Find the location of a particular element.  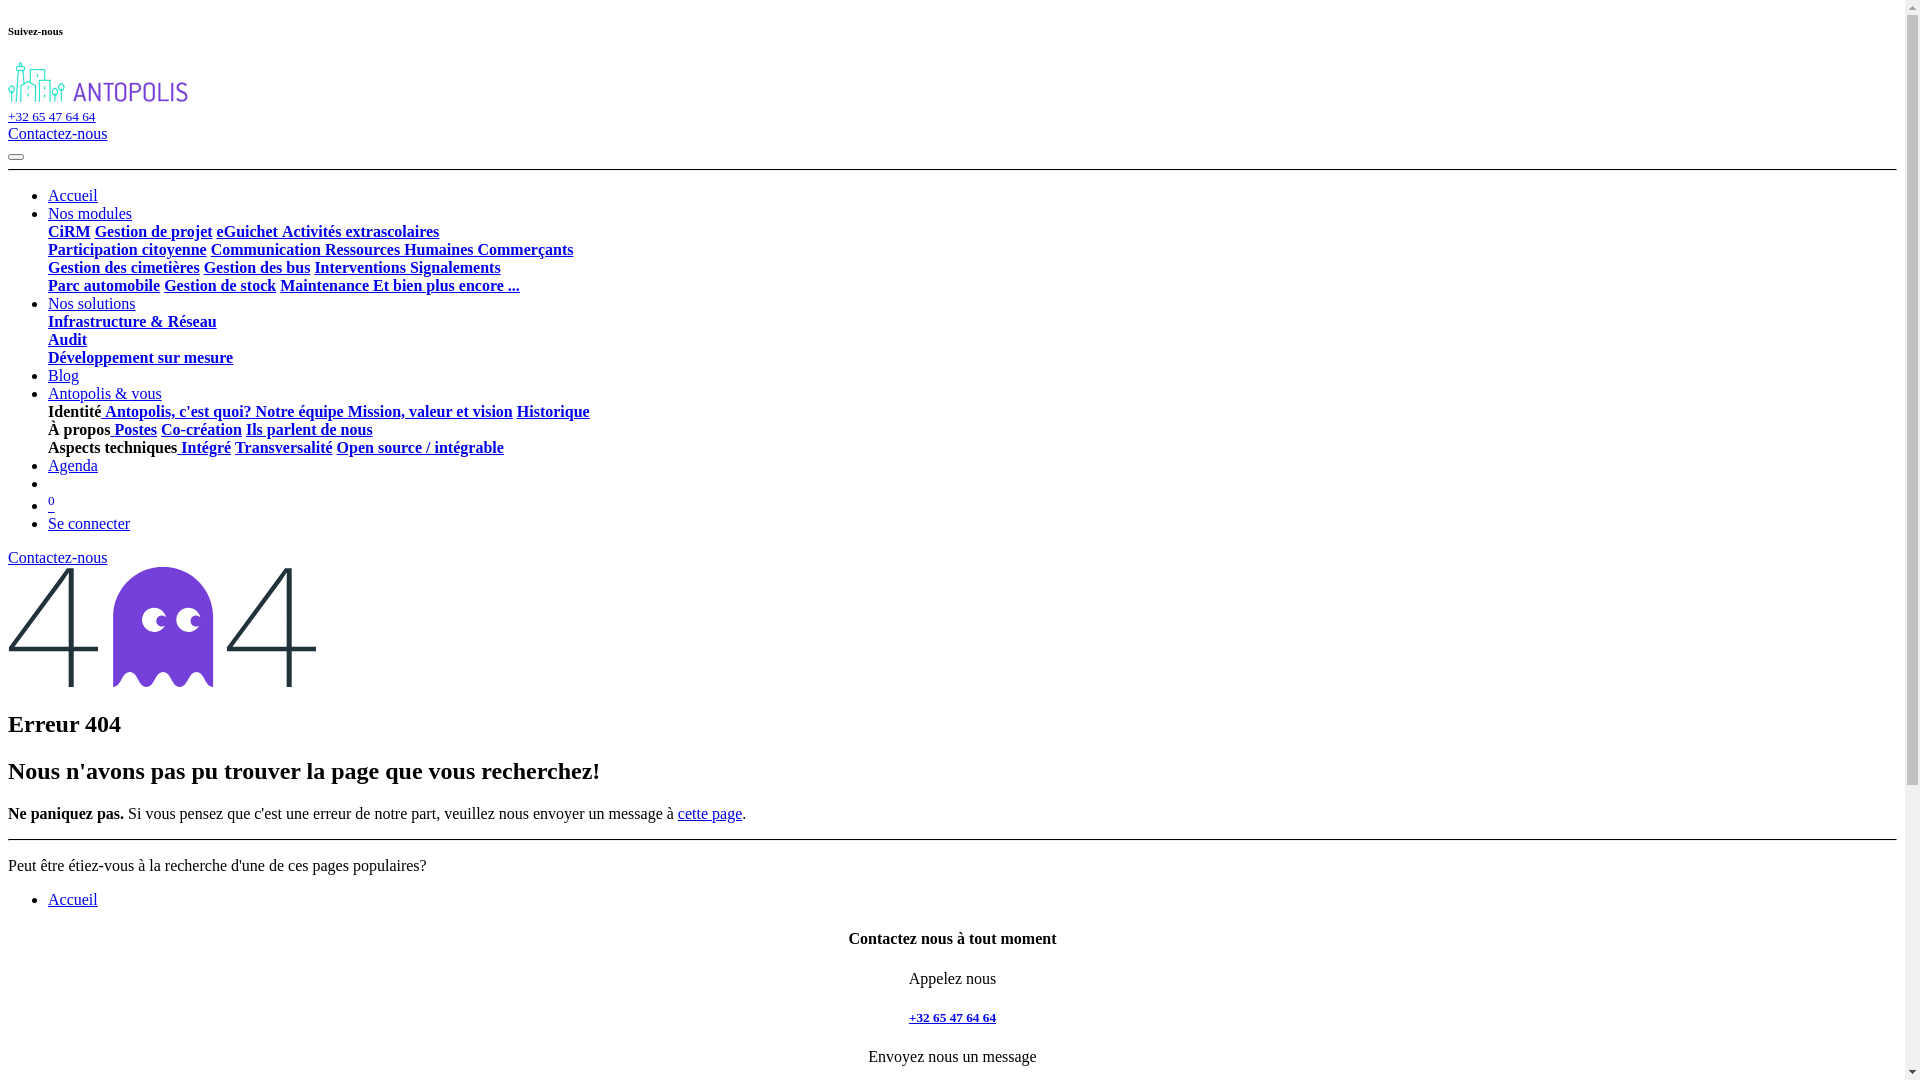

'Antopolis' is located at coordinates (96, 97).